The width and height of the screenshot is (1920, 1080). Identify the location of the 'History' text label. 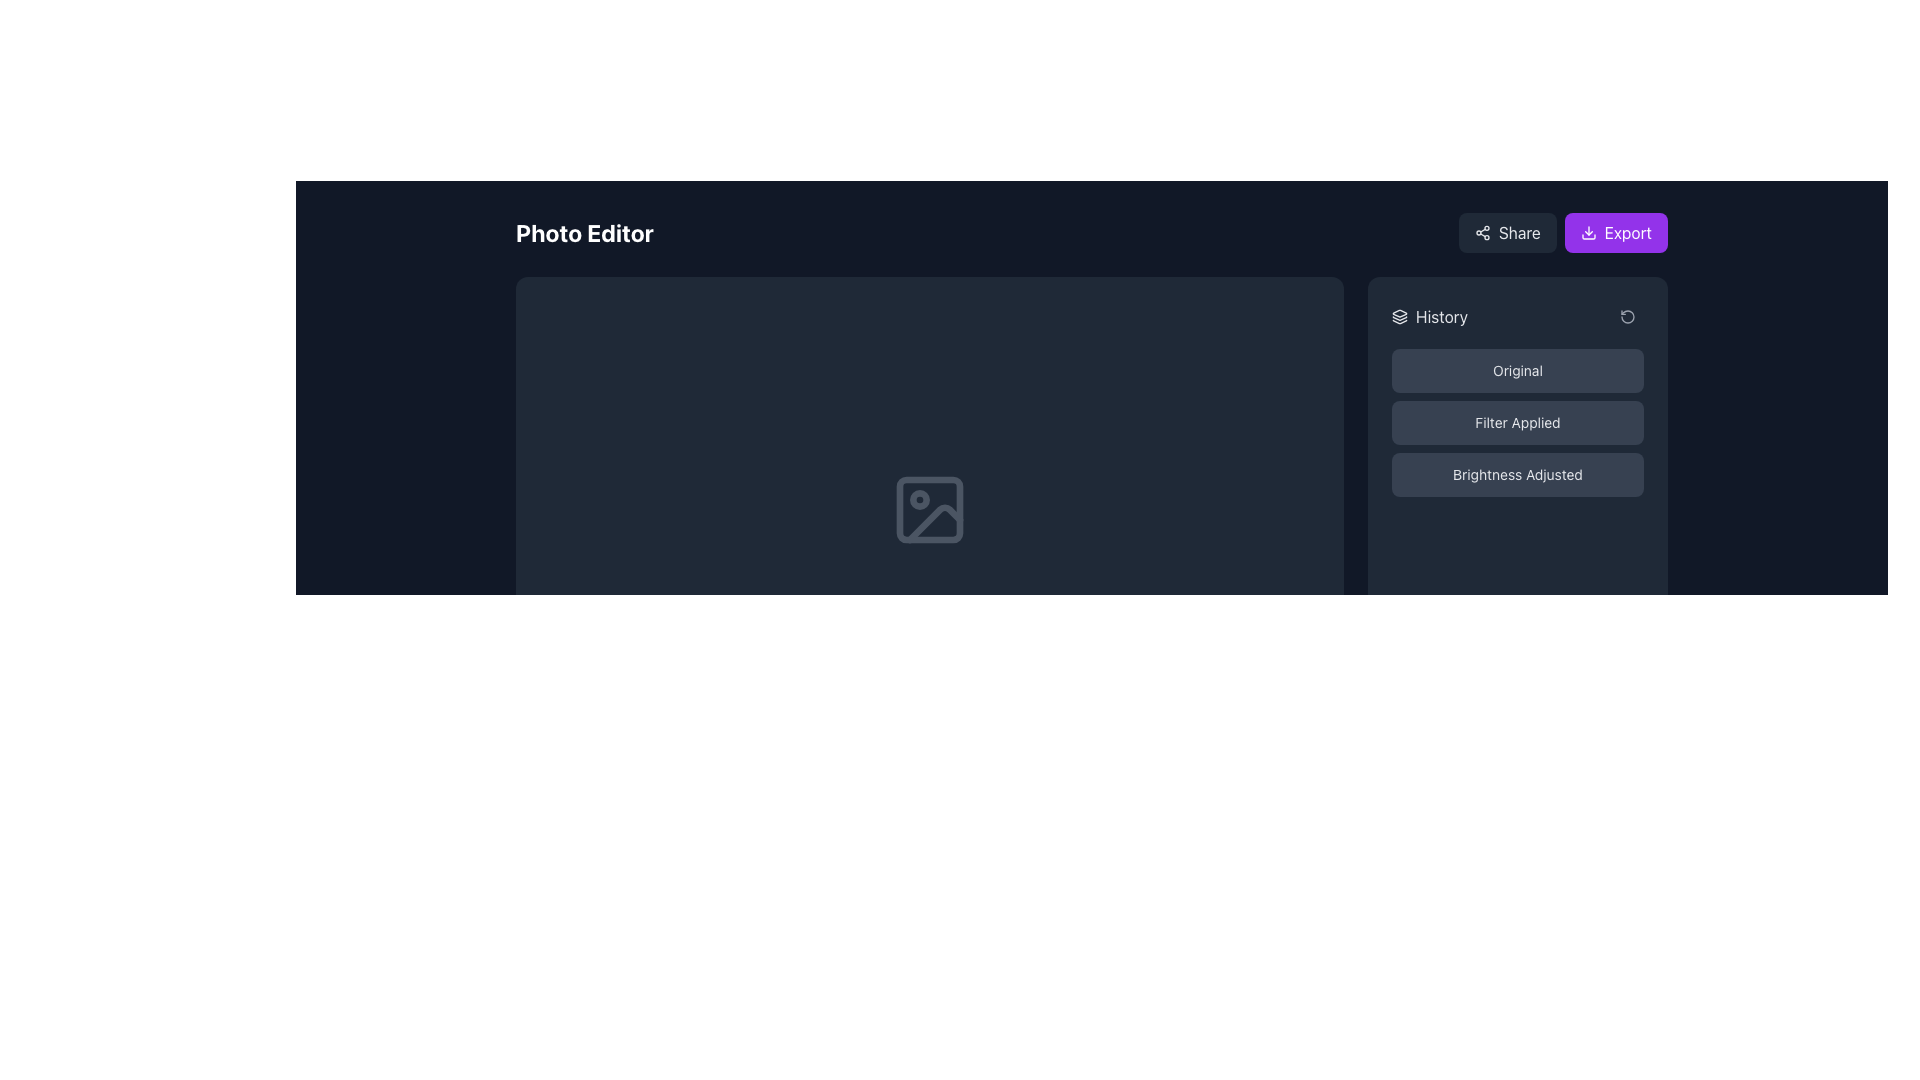
(1441, 315).